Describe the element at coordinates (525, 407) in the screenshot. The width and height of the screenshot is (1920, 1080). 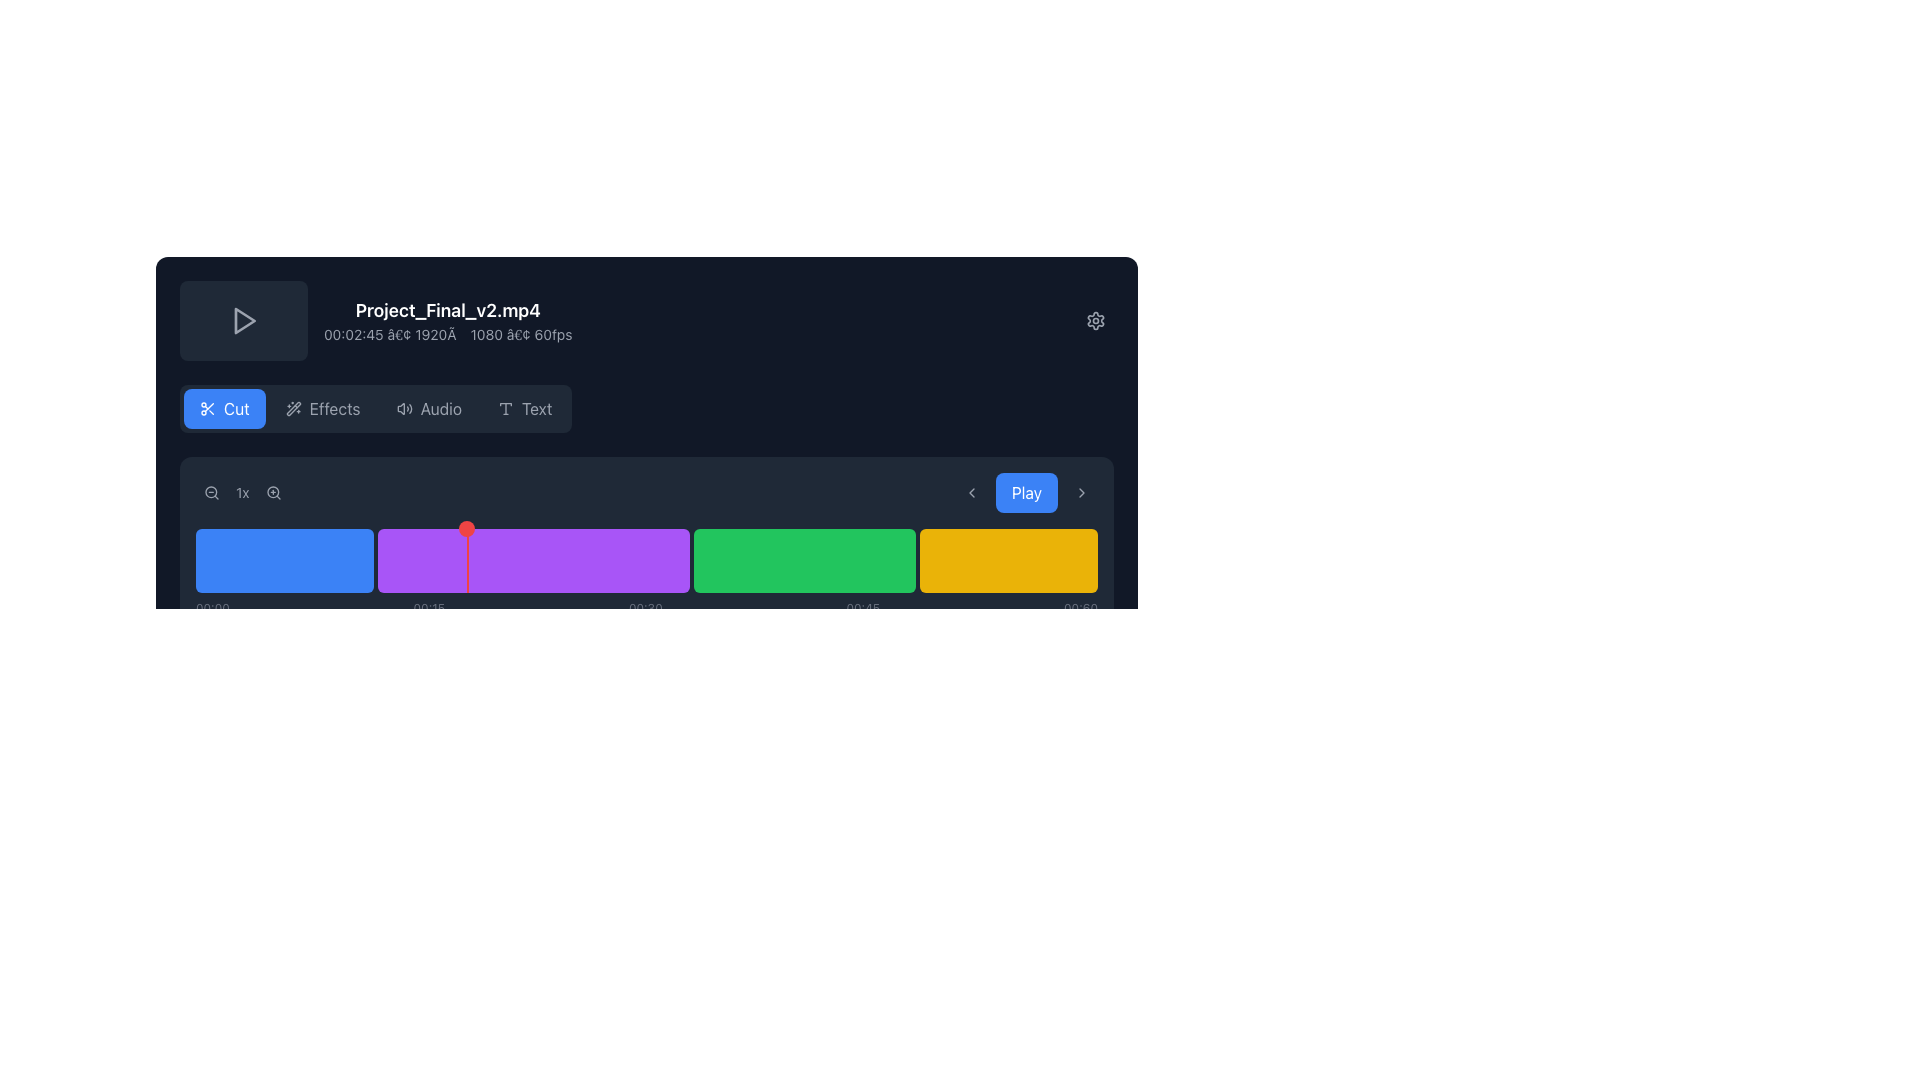
I see `the button with an icon and text label that activates or navigates to the Text feature of the application, located last in the row of options after the 'Cut', 'Effects', and 'Audio' buttons` at that location.